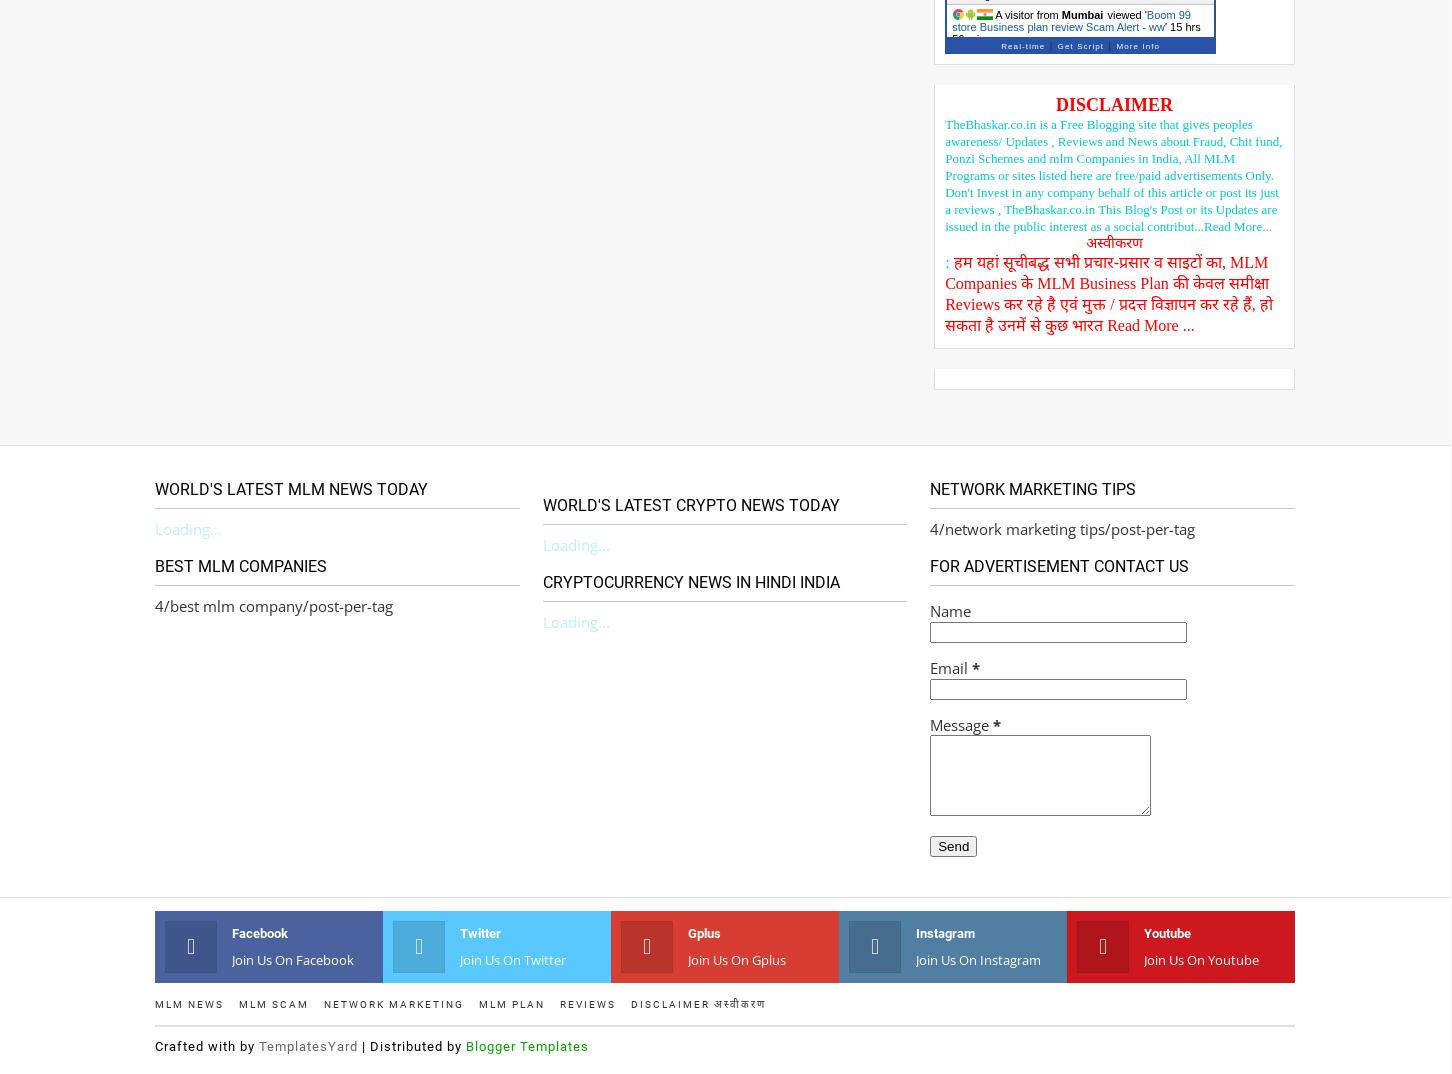 The height and width of the screenshot is (1074, 1452). What do you see at coordinates (1116, 45) in the screenshot?
I see `'More Info'` at bounding box center [1116, 45].